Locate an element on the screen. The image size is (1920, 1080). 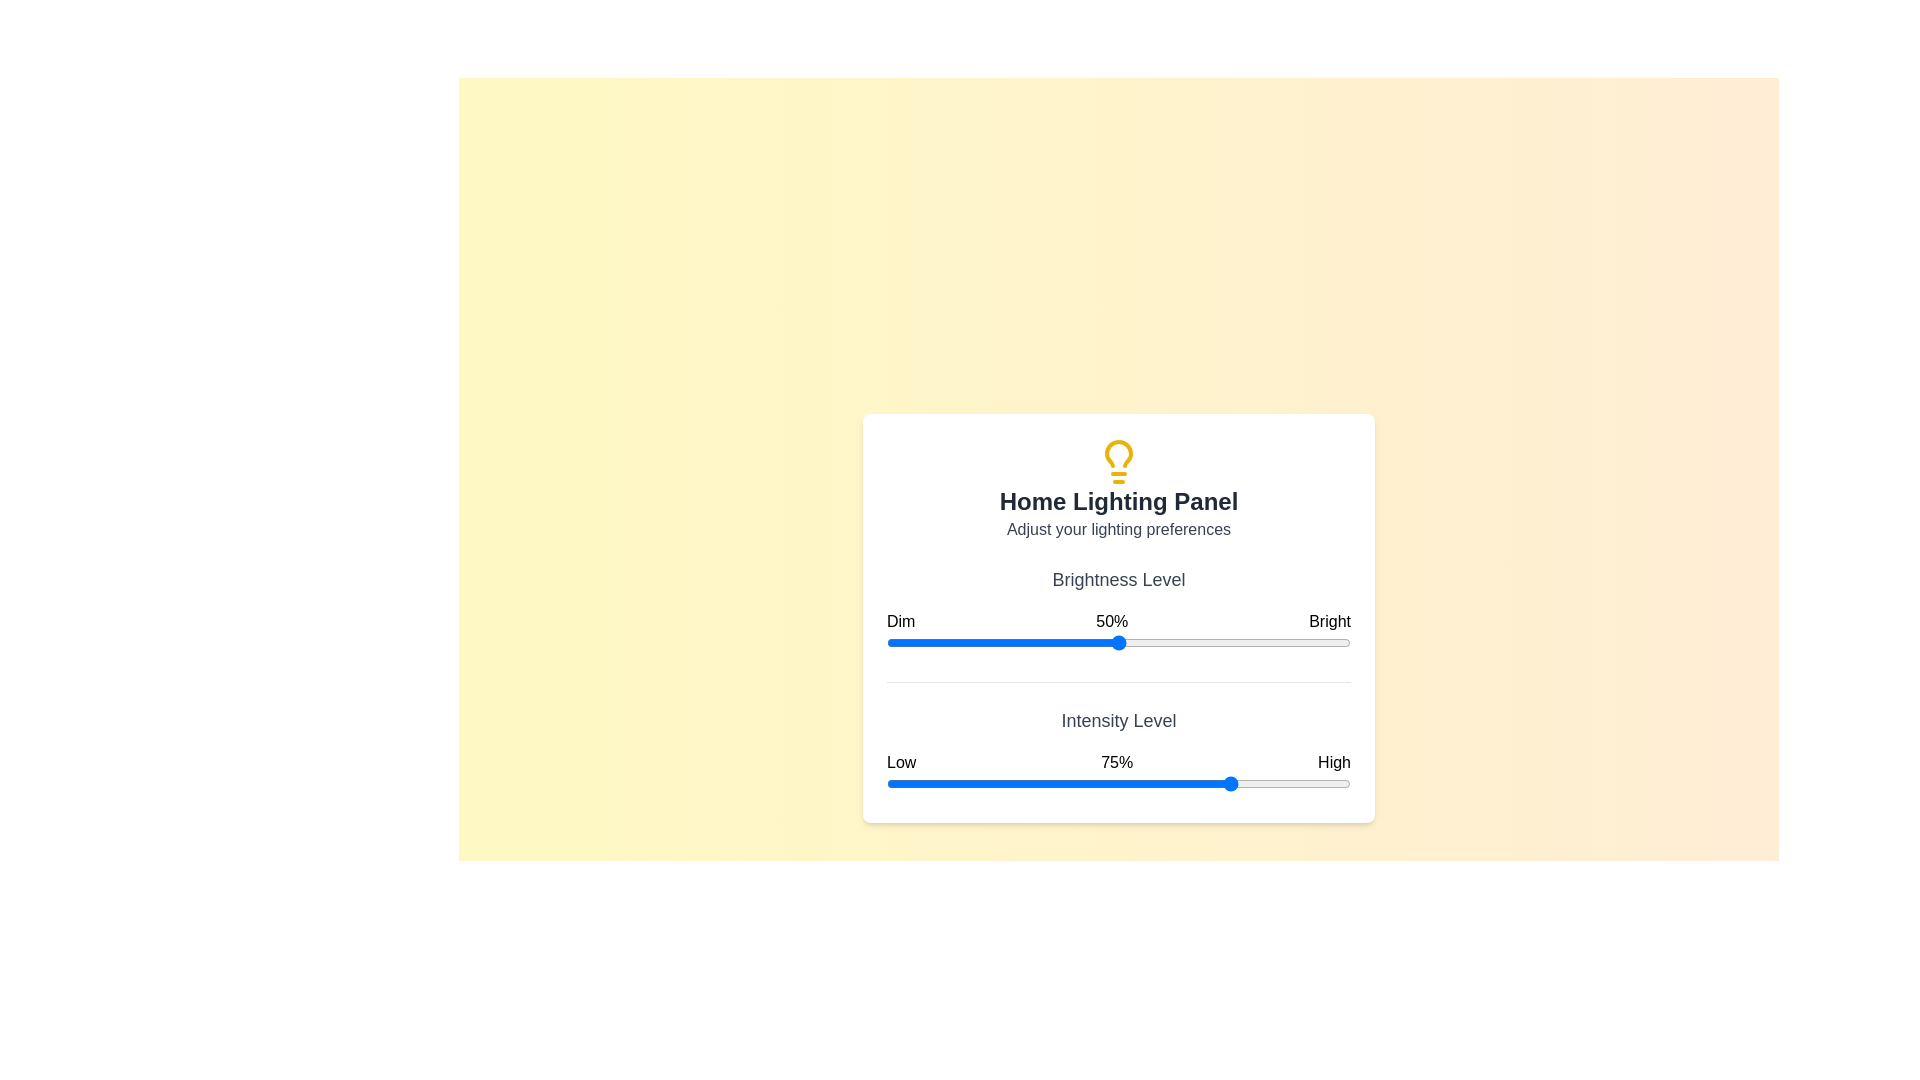
current intensity level from the 'Intensity Level' slider component, which is styled with a blue line indicating the current intensity at 75% is located at coordinates (1117, 752).